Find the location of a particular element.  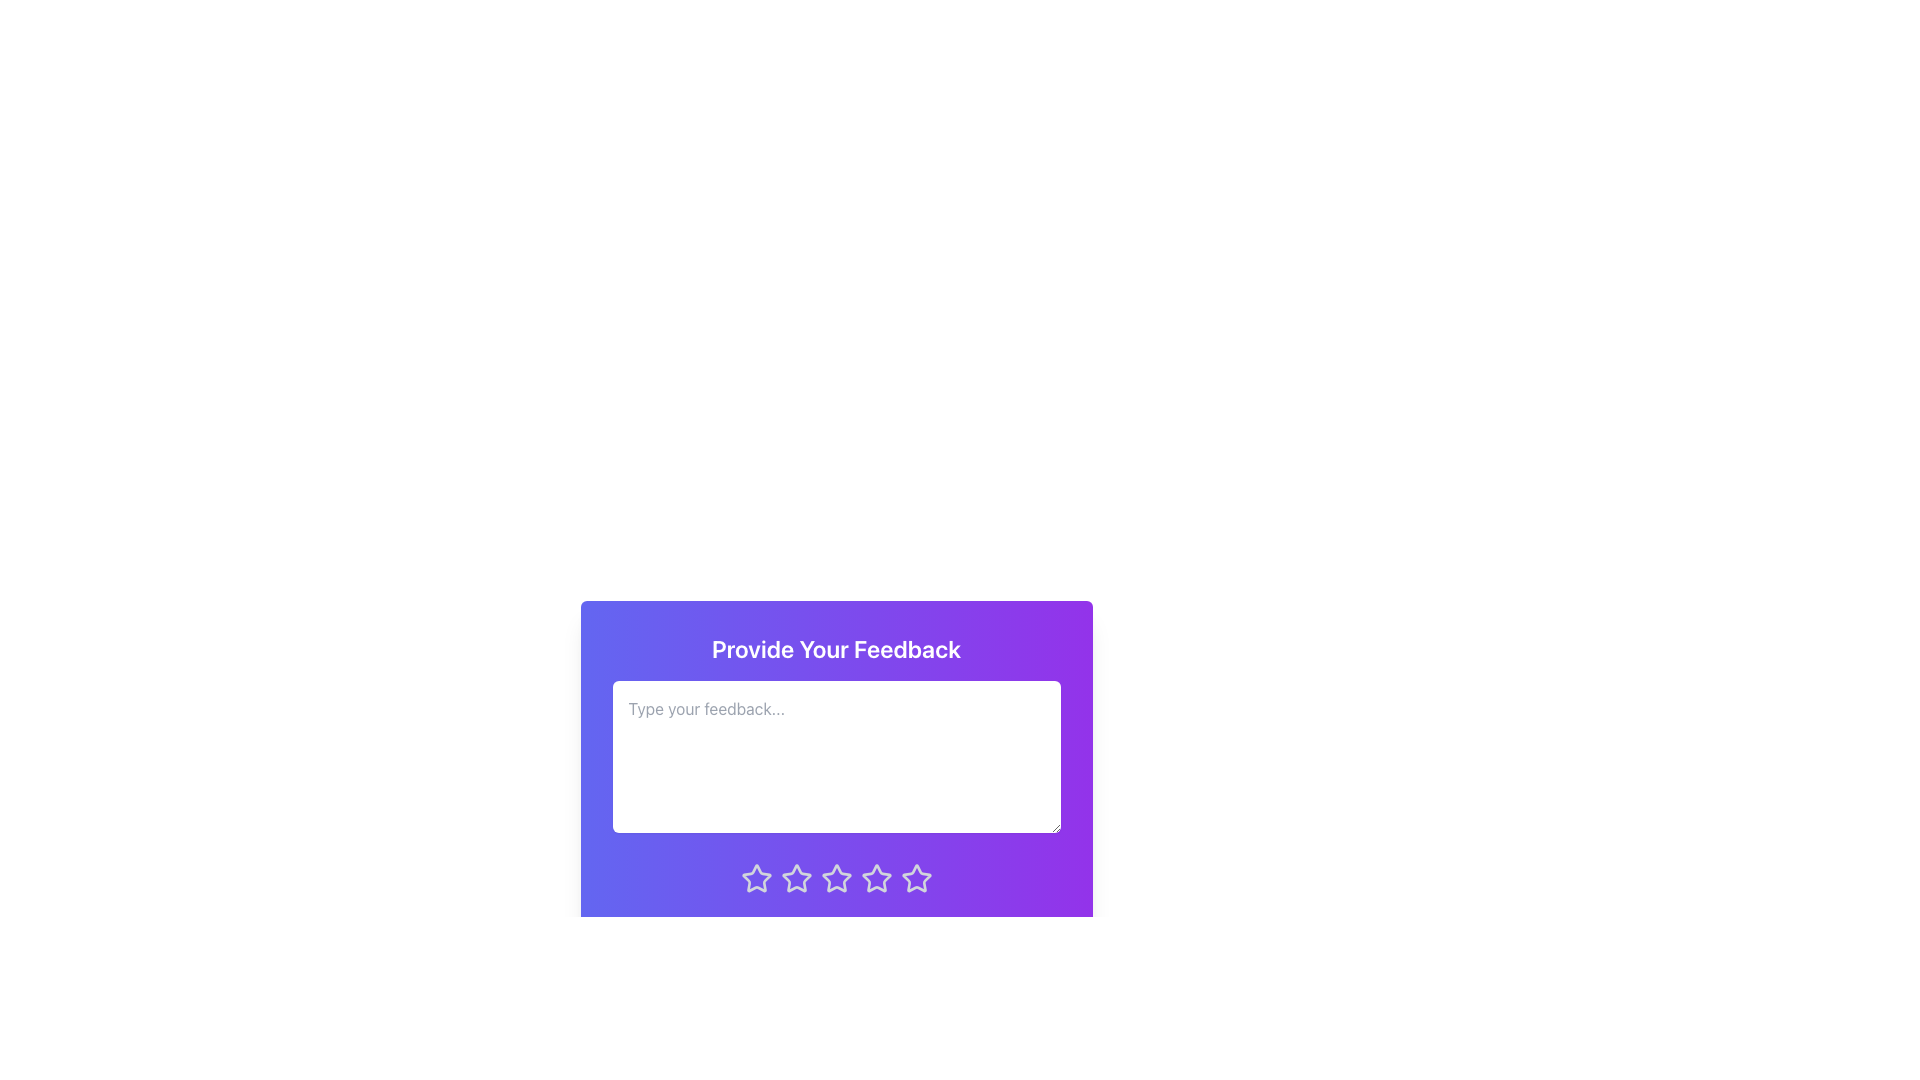

the second Rating Star Icon, which has a light gray outline on a purple background is located at coordinates (795, 877).